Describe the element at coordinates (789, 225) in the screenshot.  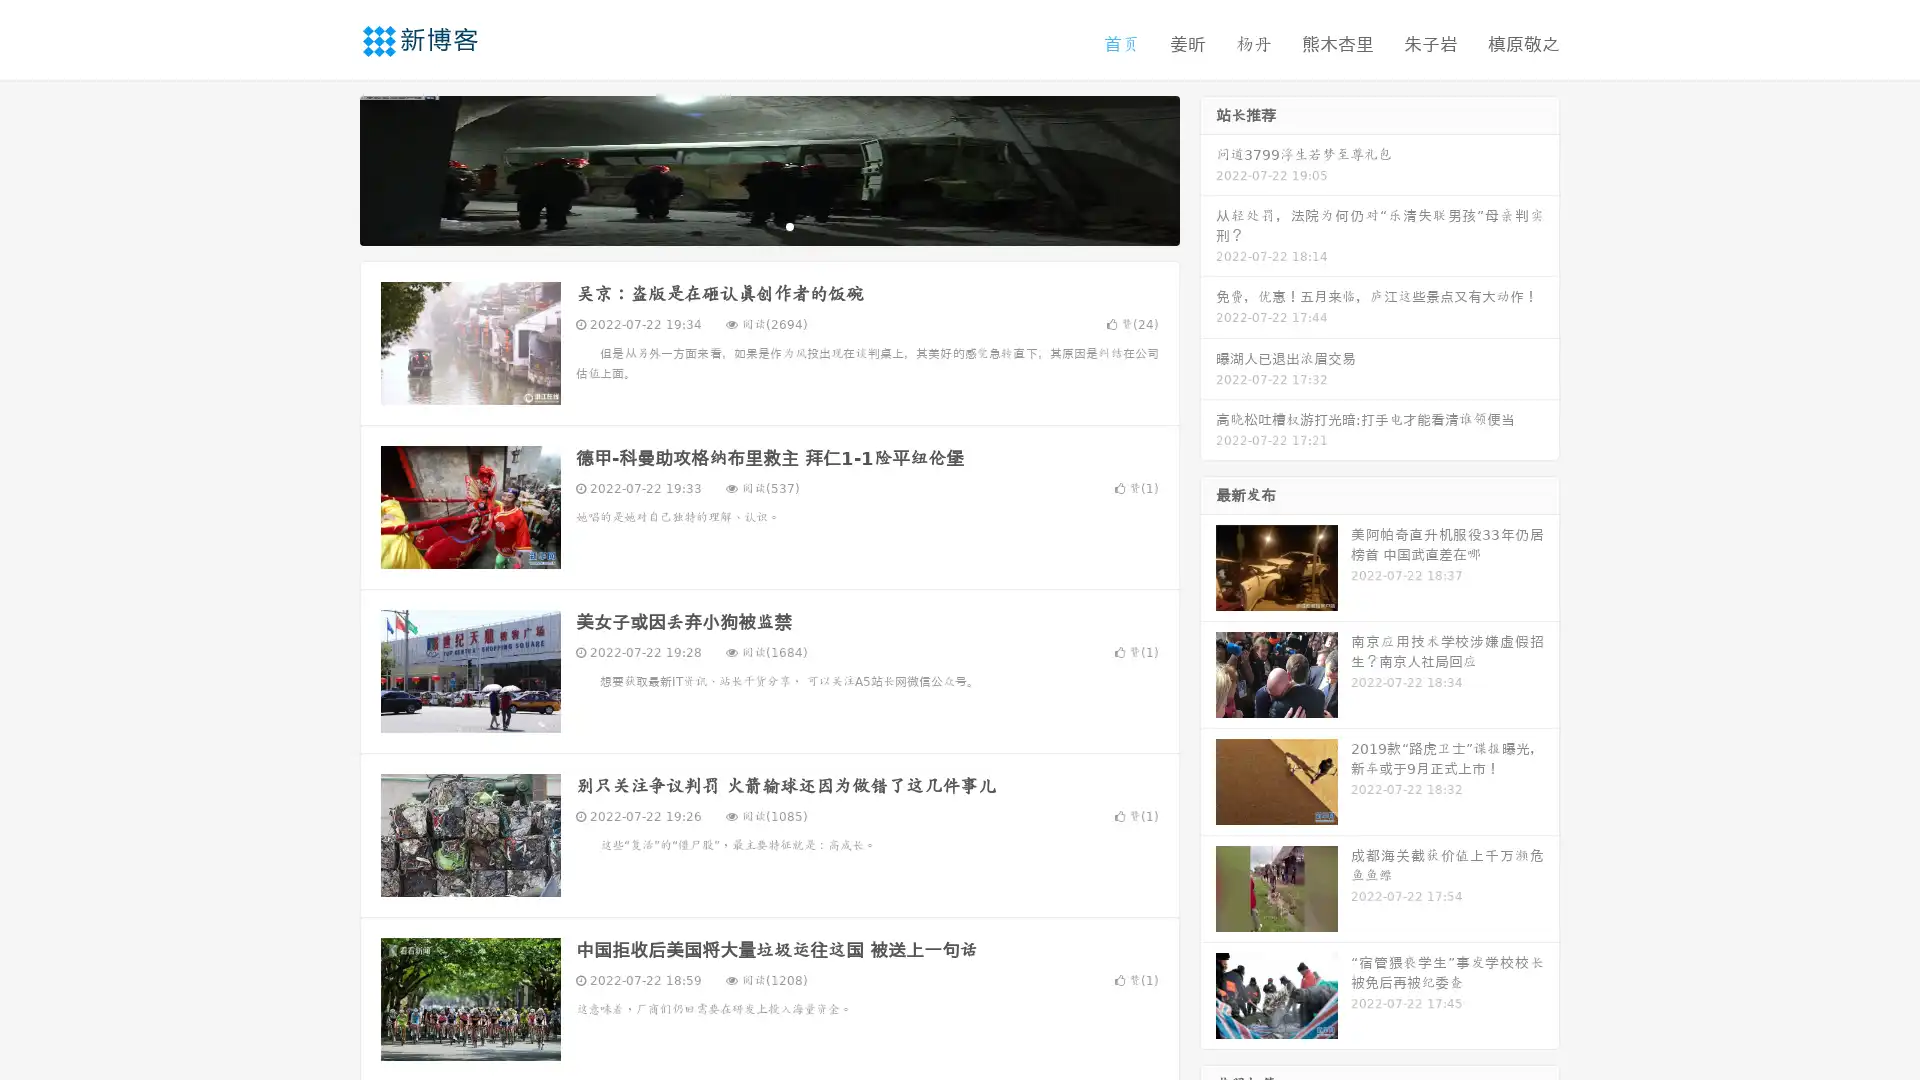
I see `Go to slide 3` at that location.